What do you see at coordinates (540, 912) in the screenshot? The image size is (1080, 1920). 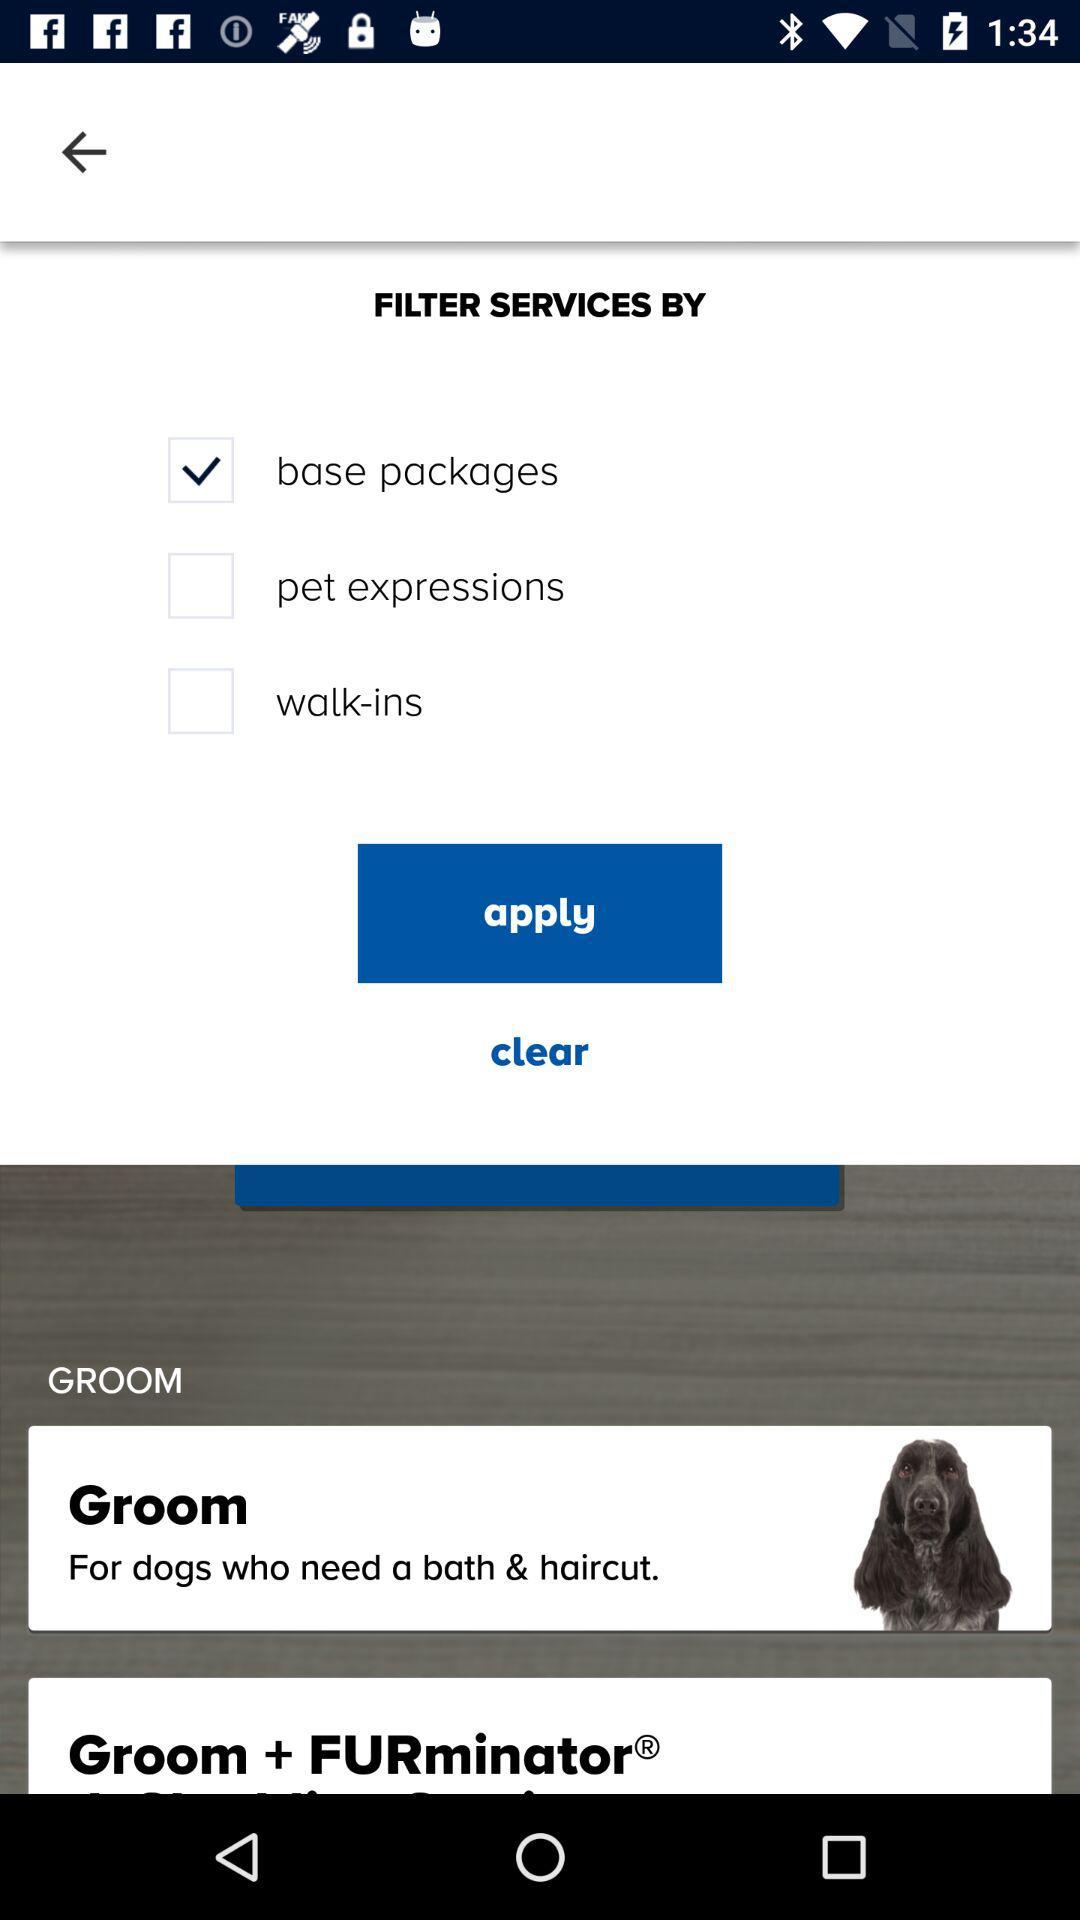 I see `the item below the walk-ins item` at bounding box center [540, 912].